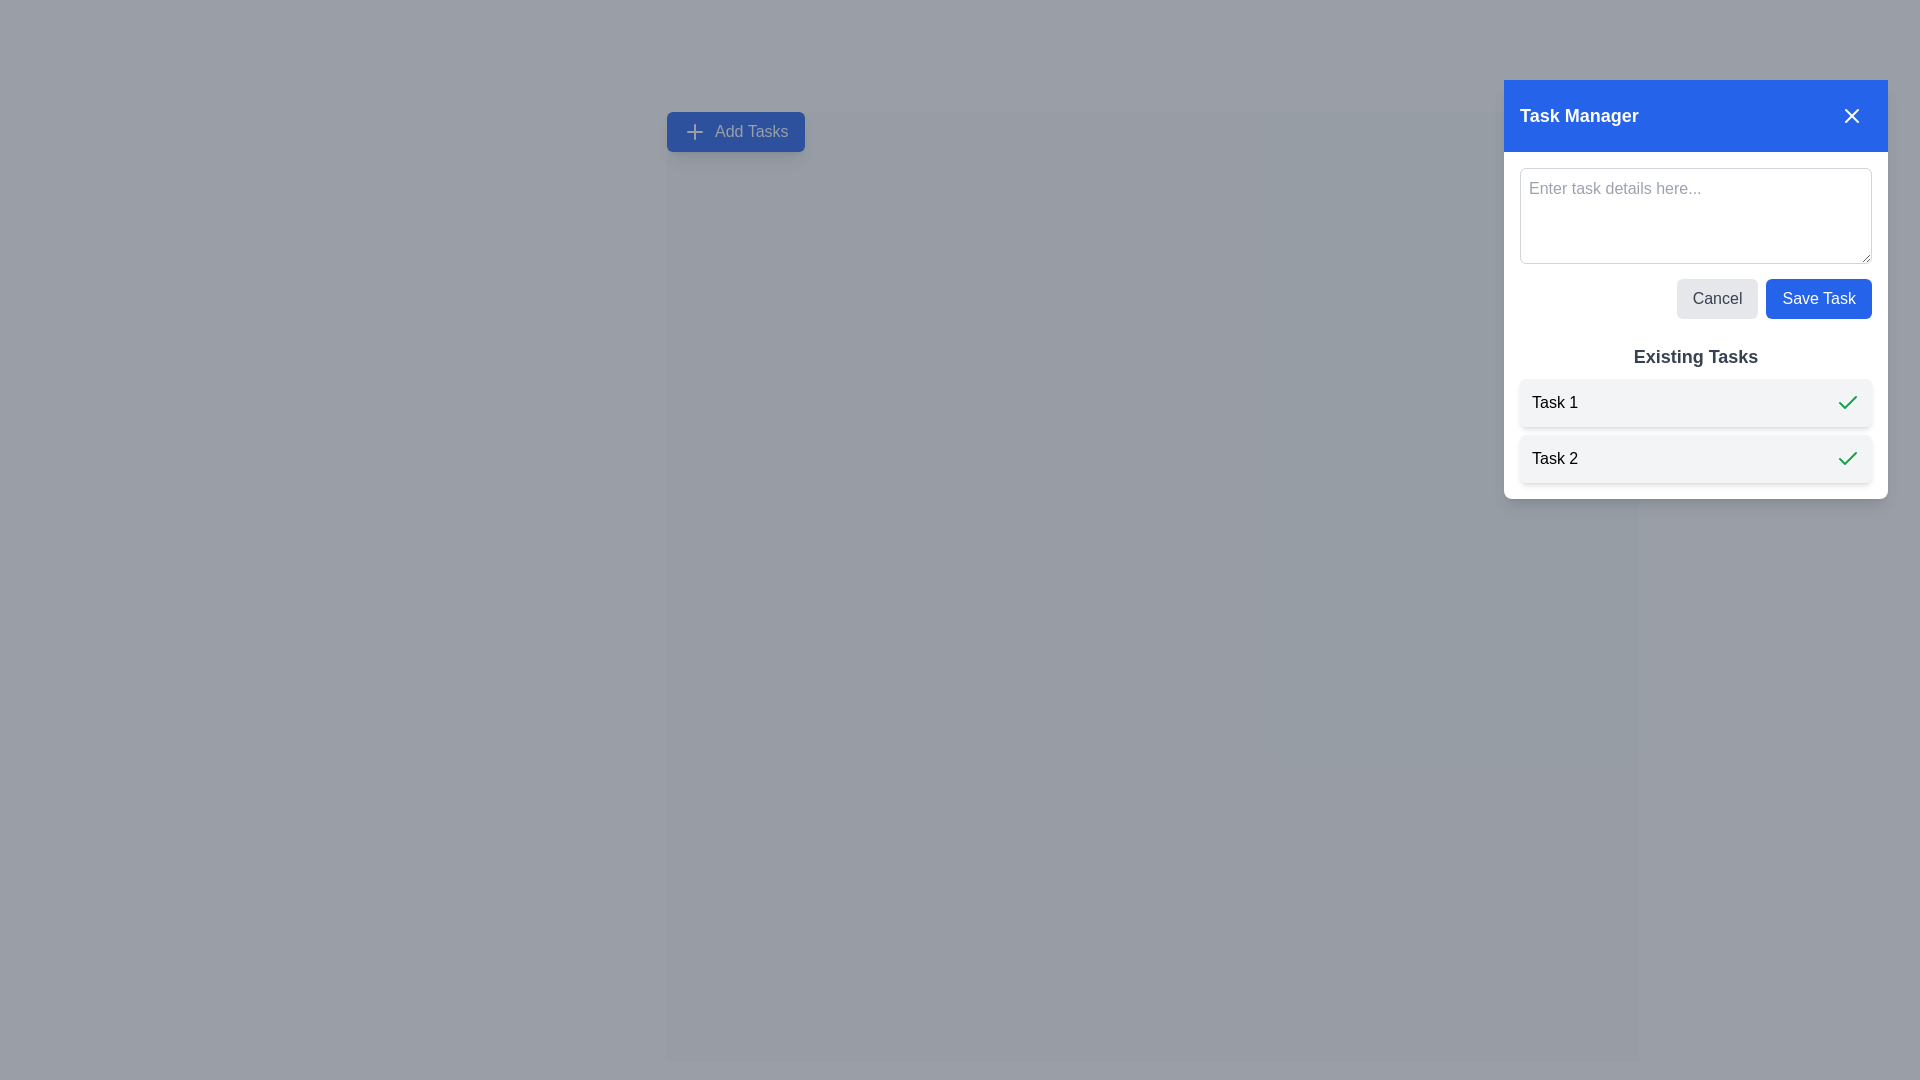  What do you see at coordinates (1851, 115) in the screenshot?
I see `the close button located in the top-right corner of the 'Task Manager' dialog to invoke hover effects` at bounding box center [1851, 115].